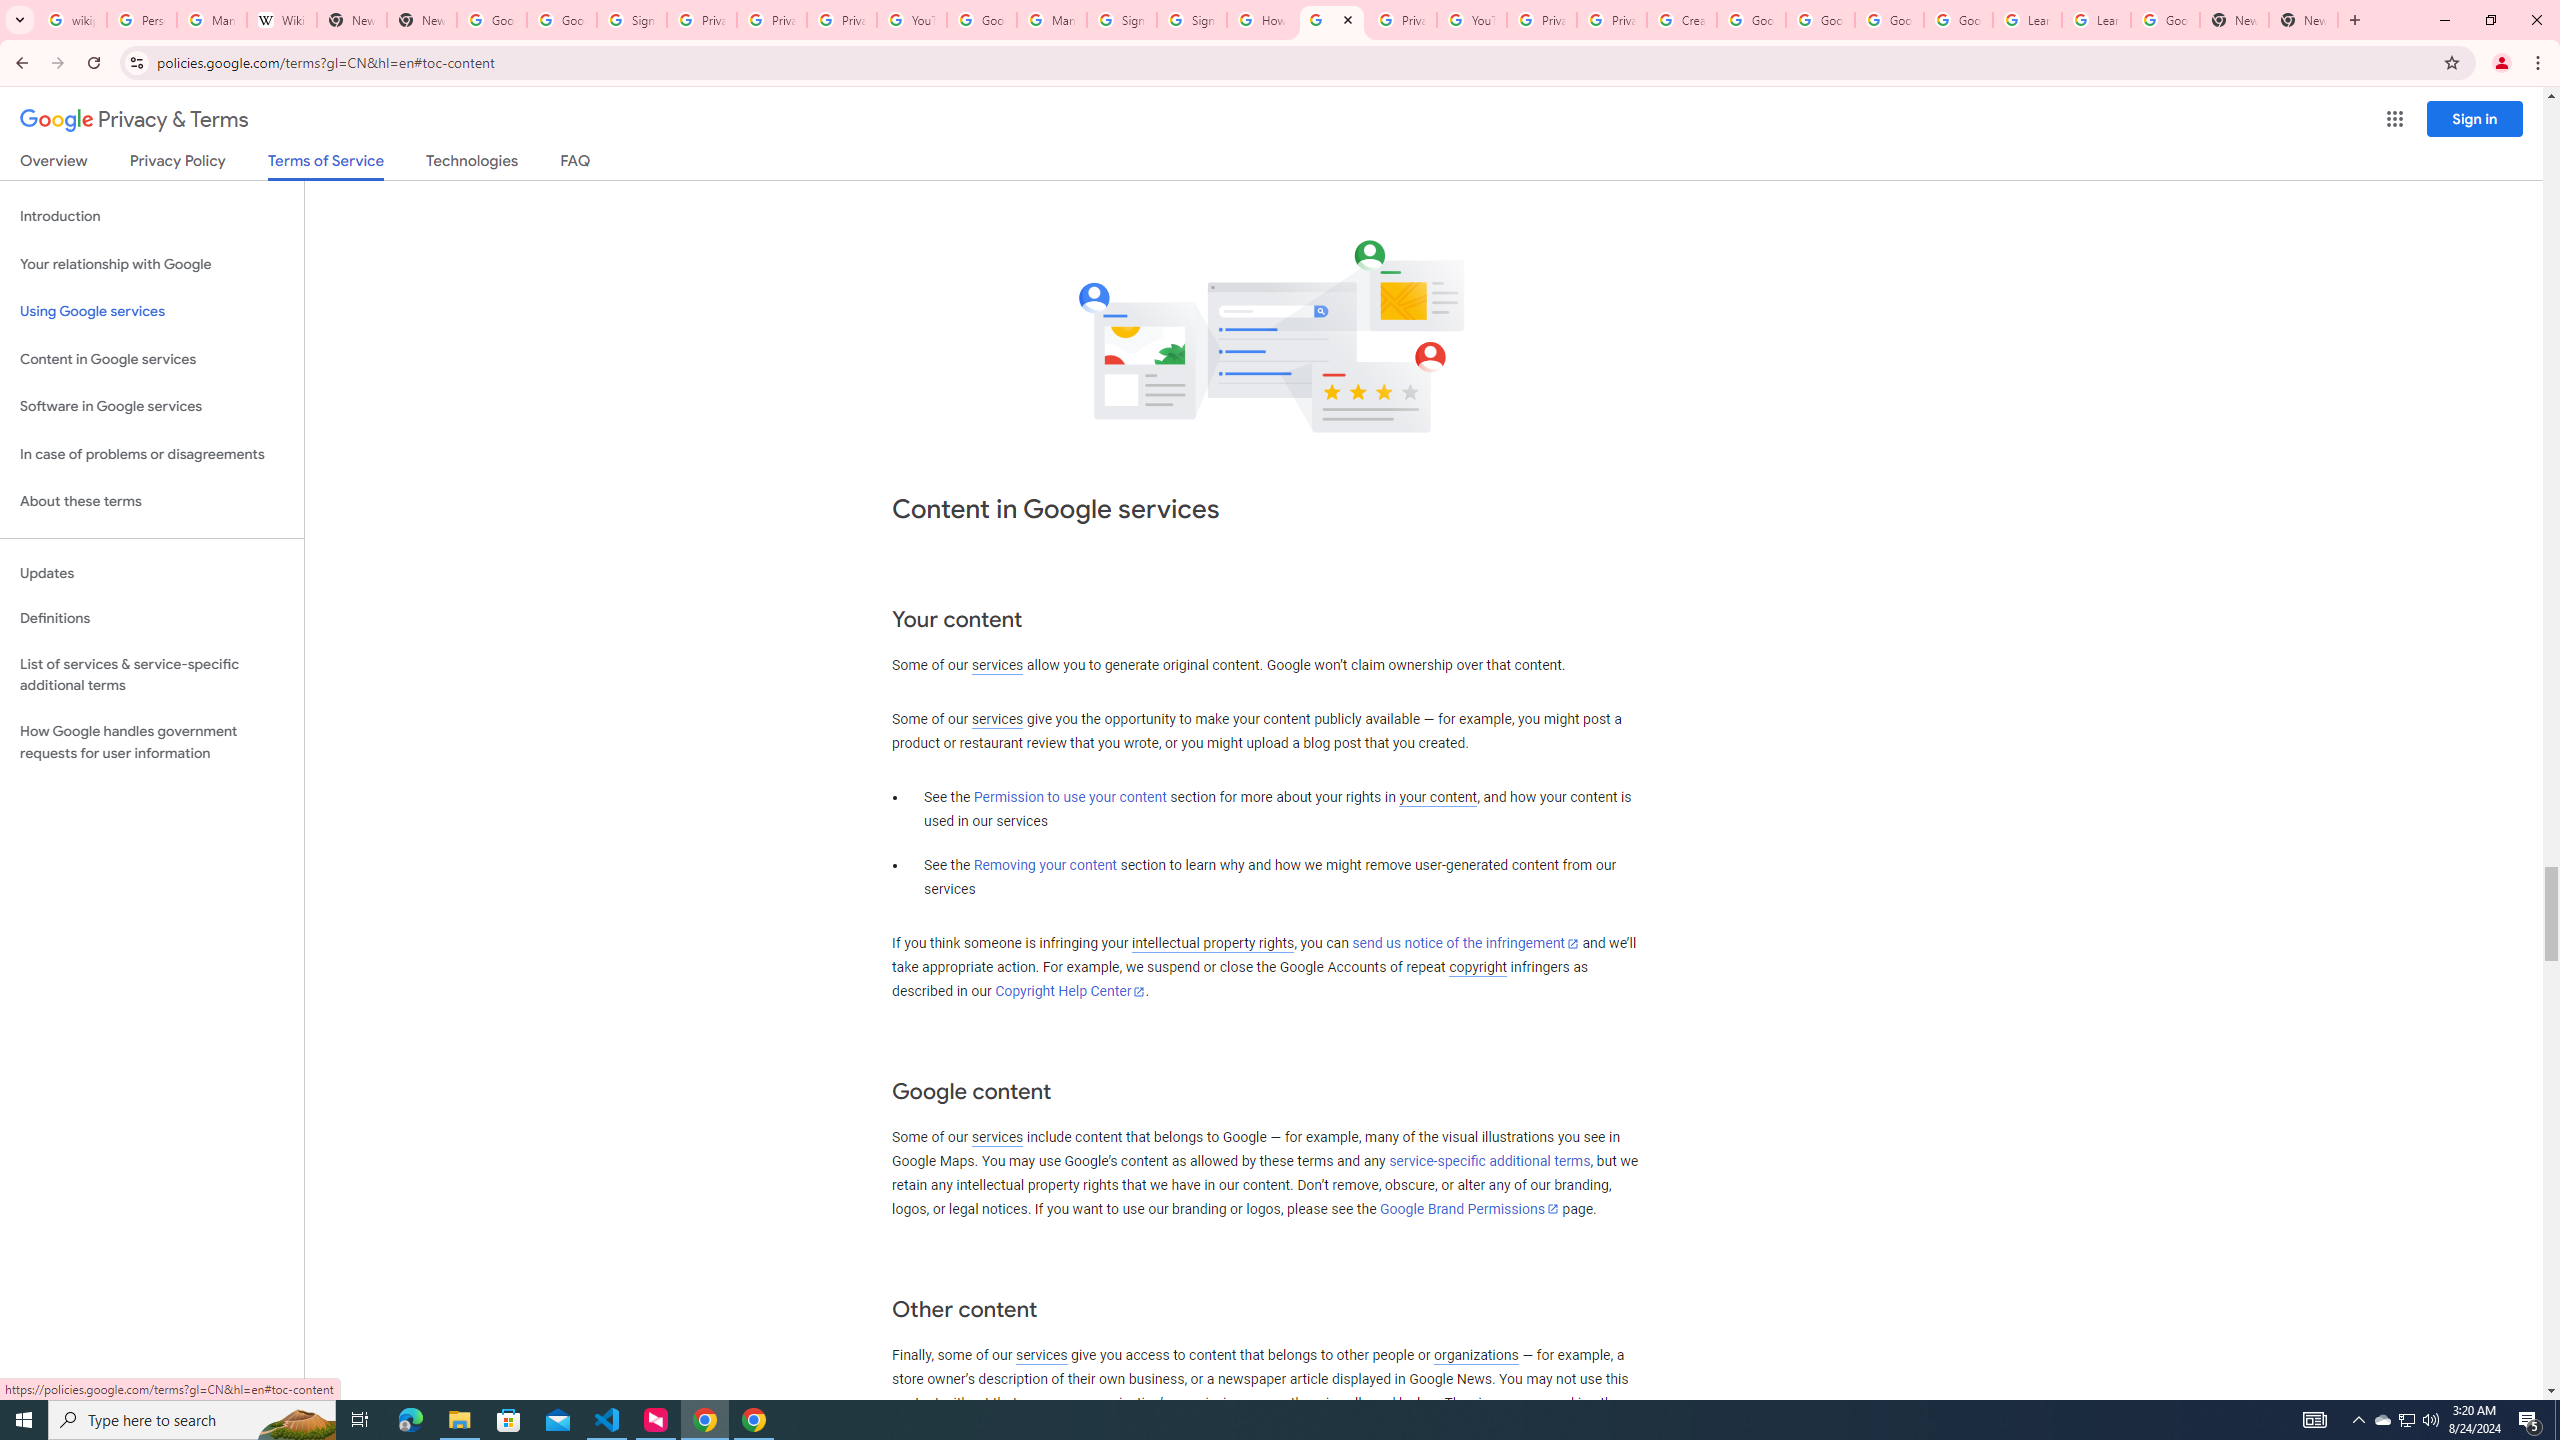 The width and height of the screenshot is (2560, 1440). Describe the element at coordinates (2164, 19) in the screenshot. I see `'Google Account'` at that location.